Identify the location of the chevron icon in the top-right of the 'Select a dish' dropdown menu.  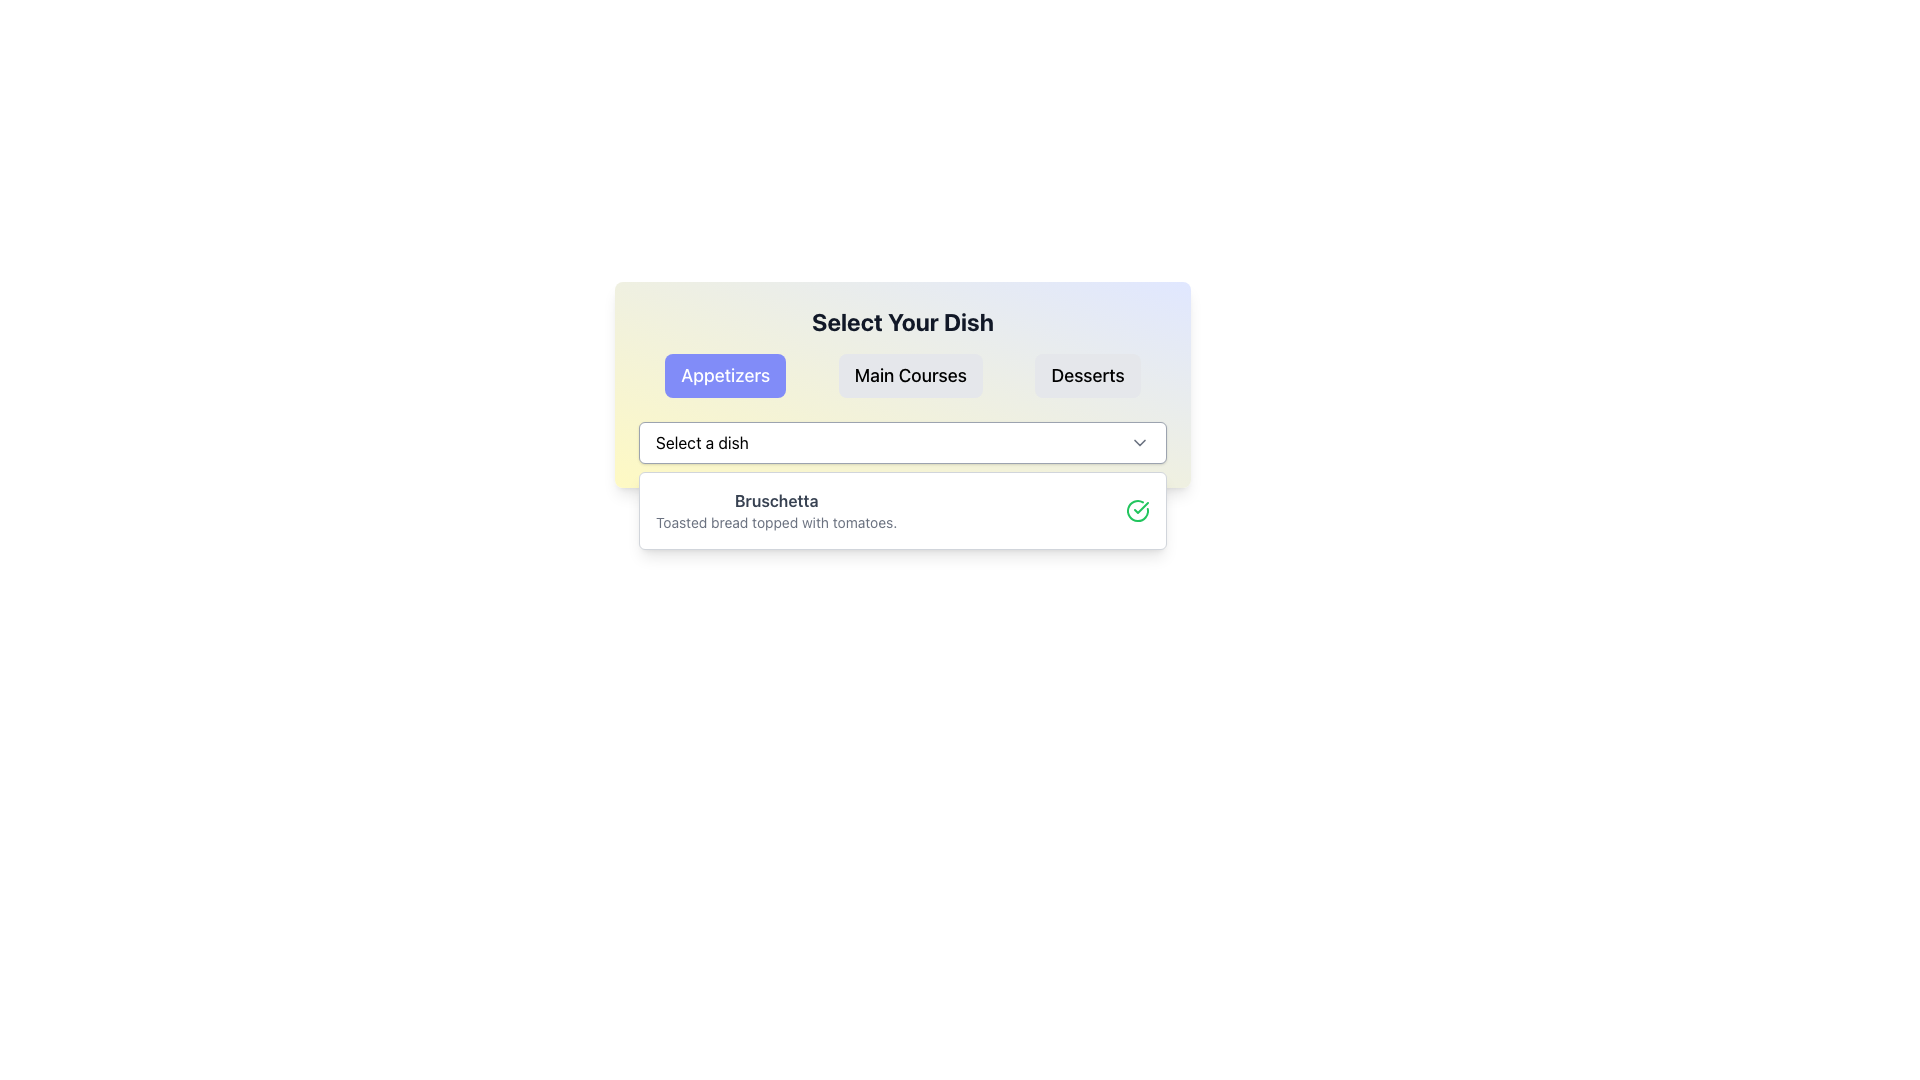
(1140, 442).